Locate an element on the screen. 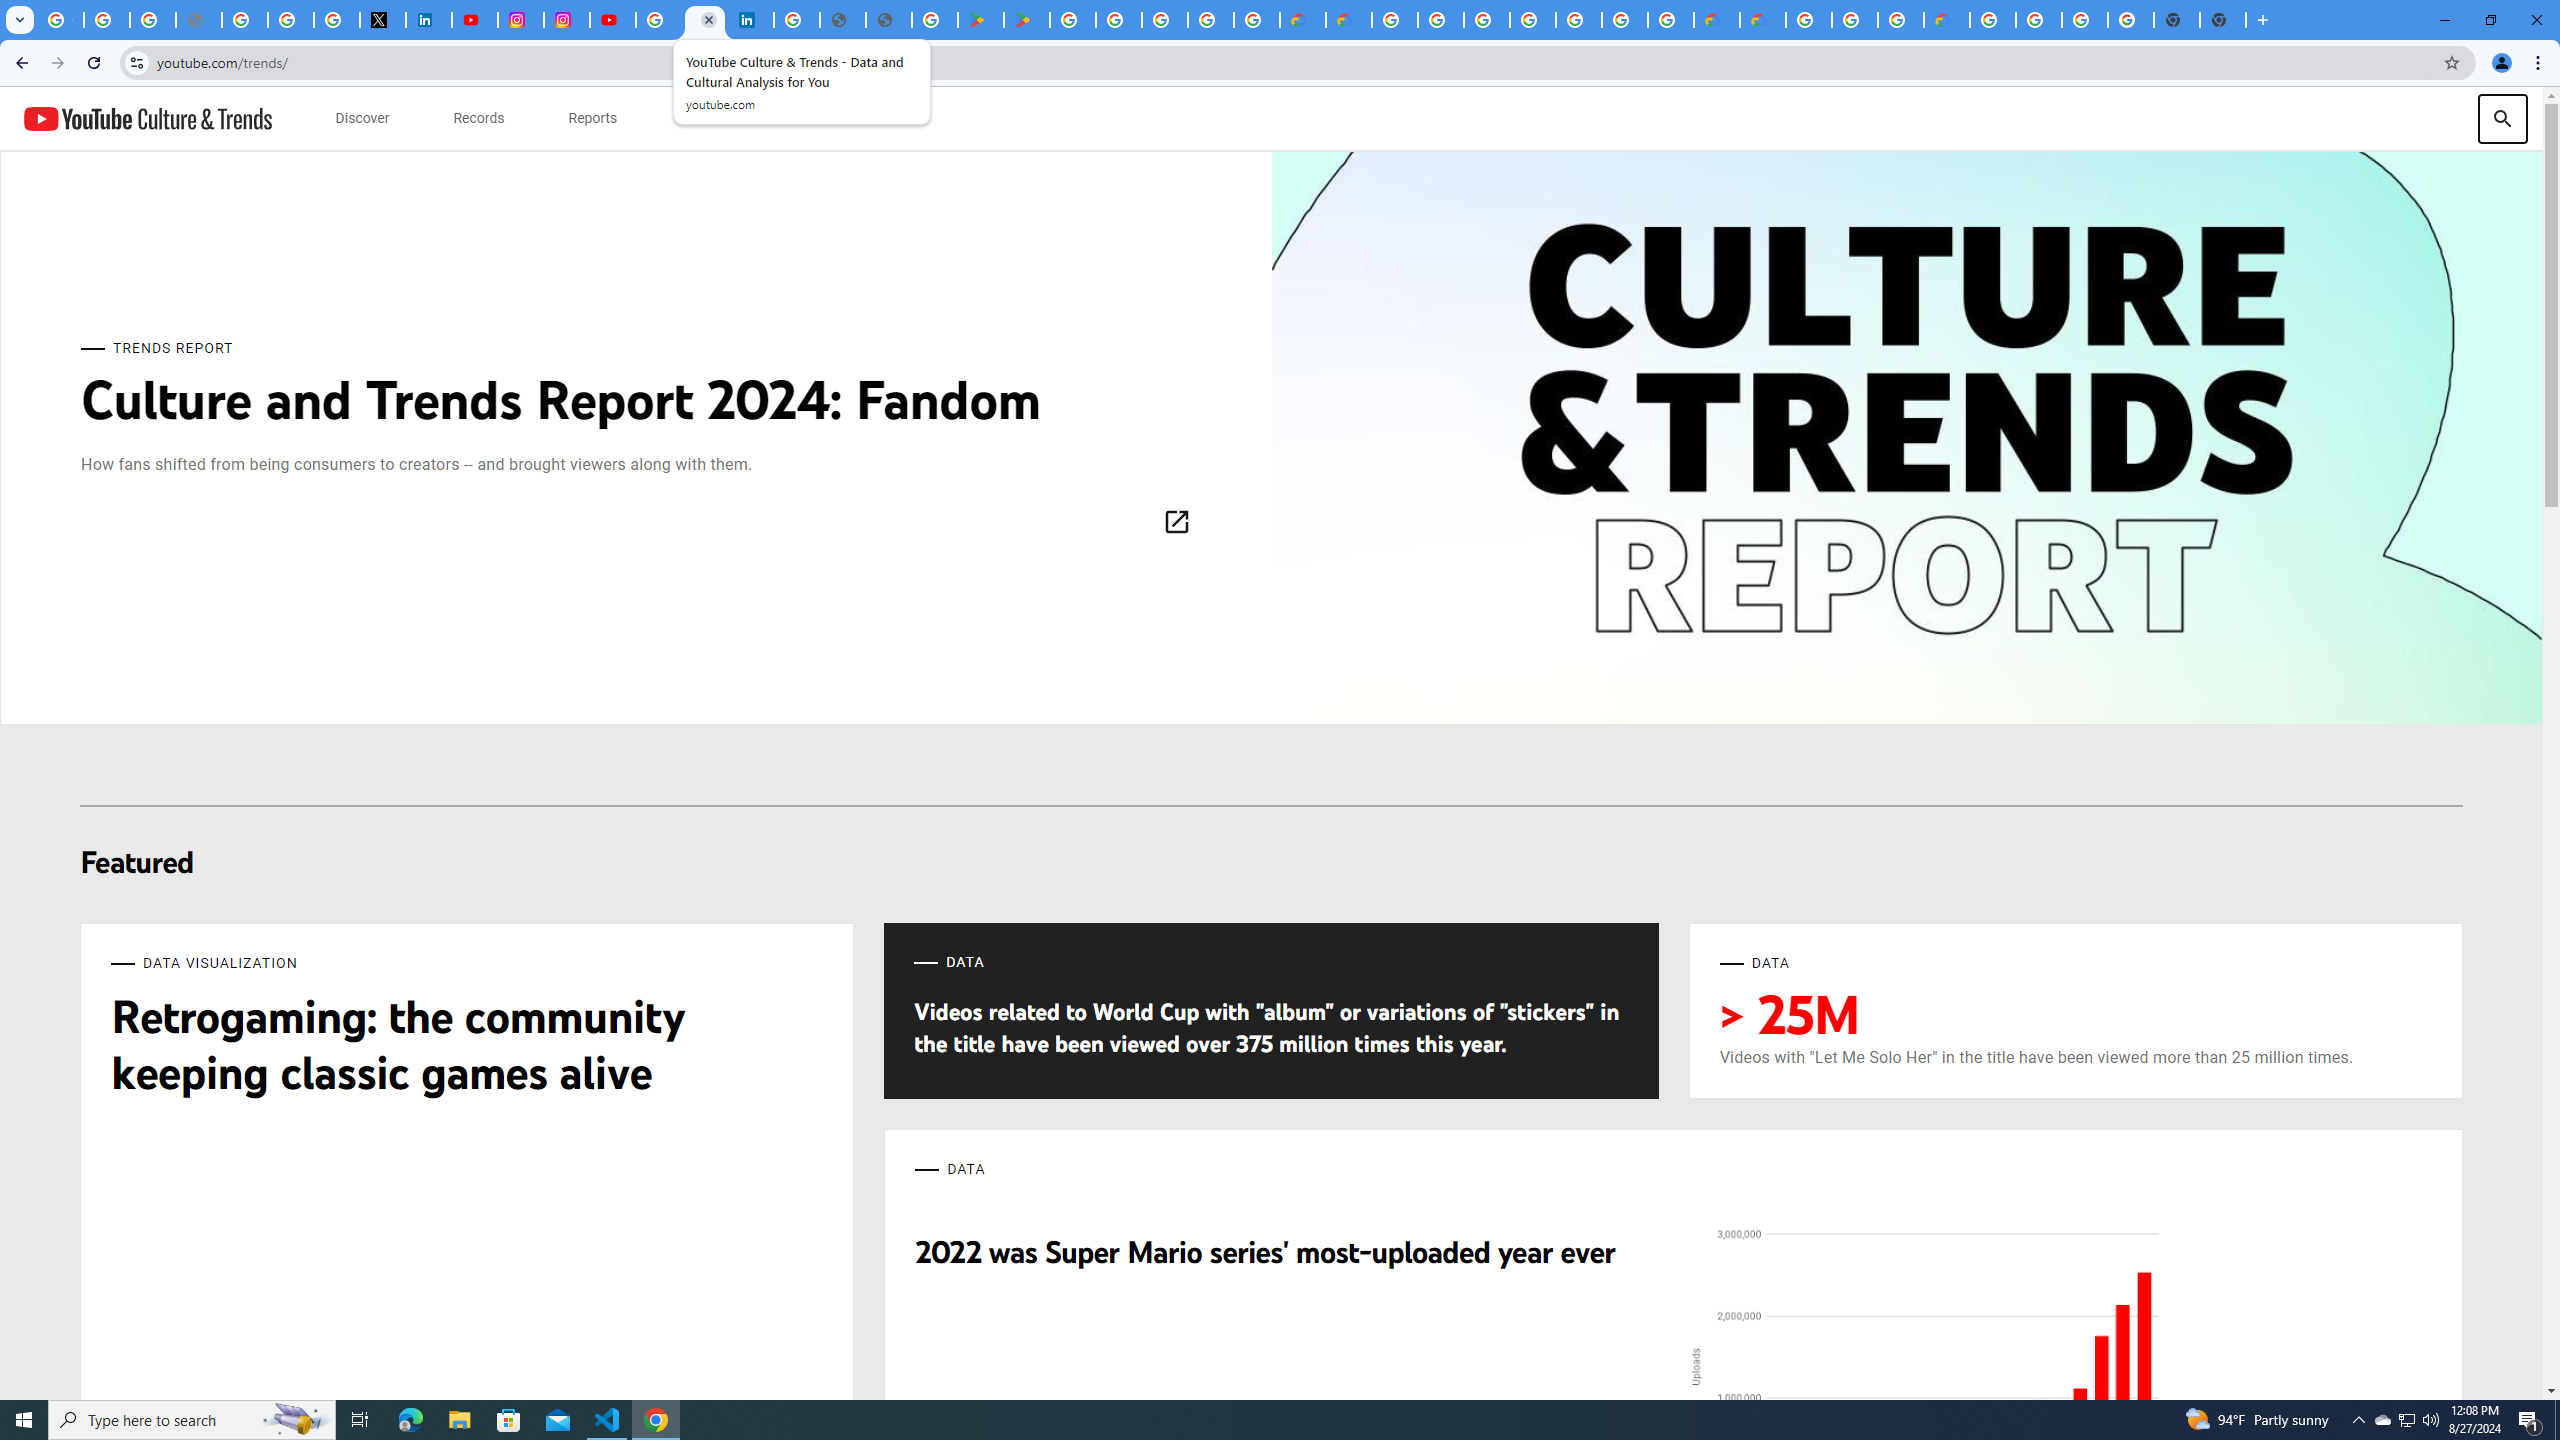 The width and height of the screenshot is (2560, 1440). 'Google Workspace - Specific Terms' is located at coordinates (1257, 19).